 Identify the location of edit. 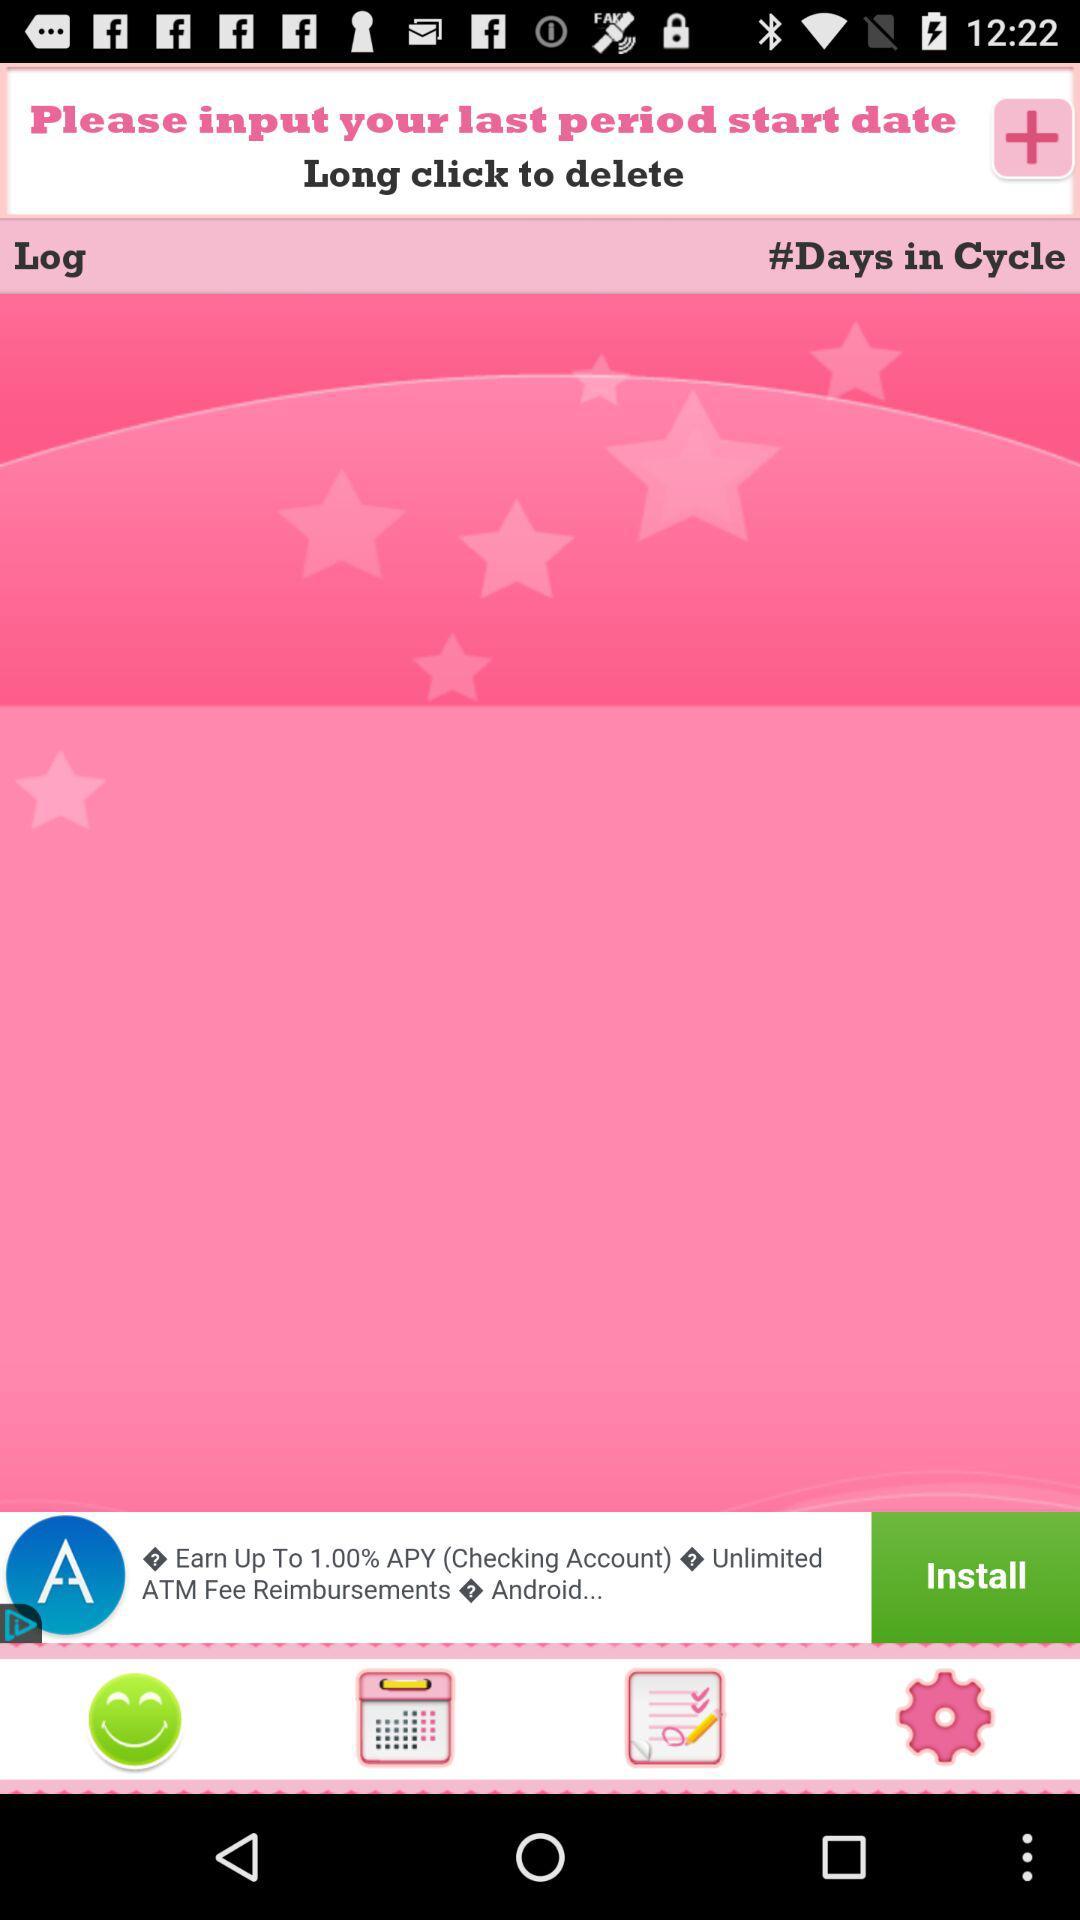
(135, 1717).